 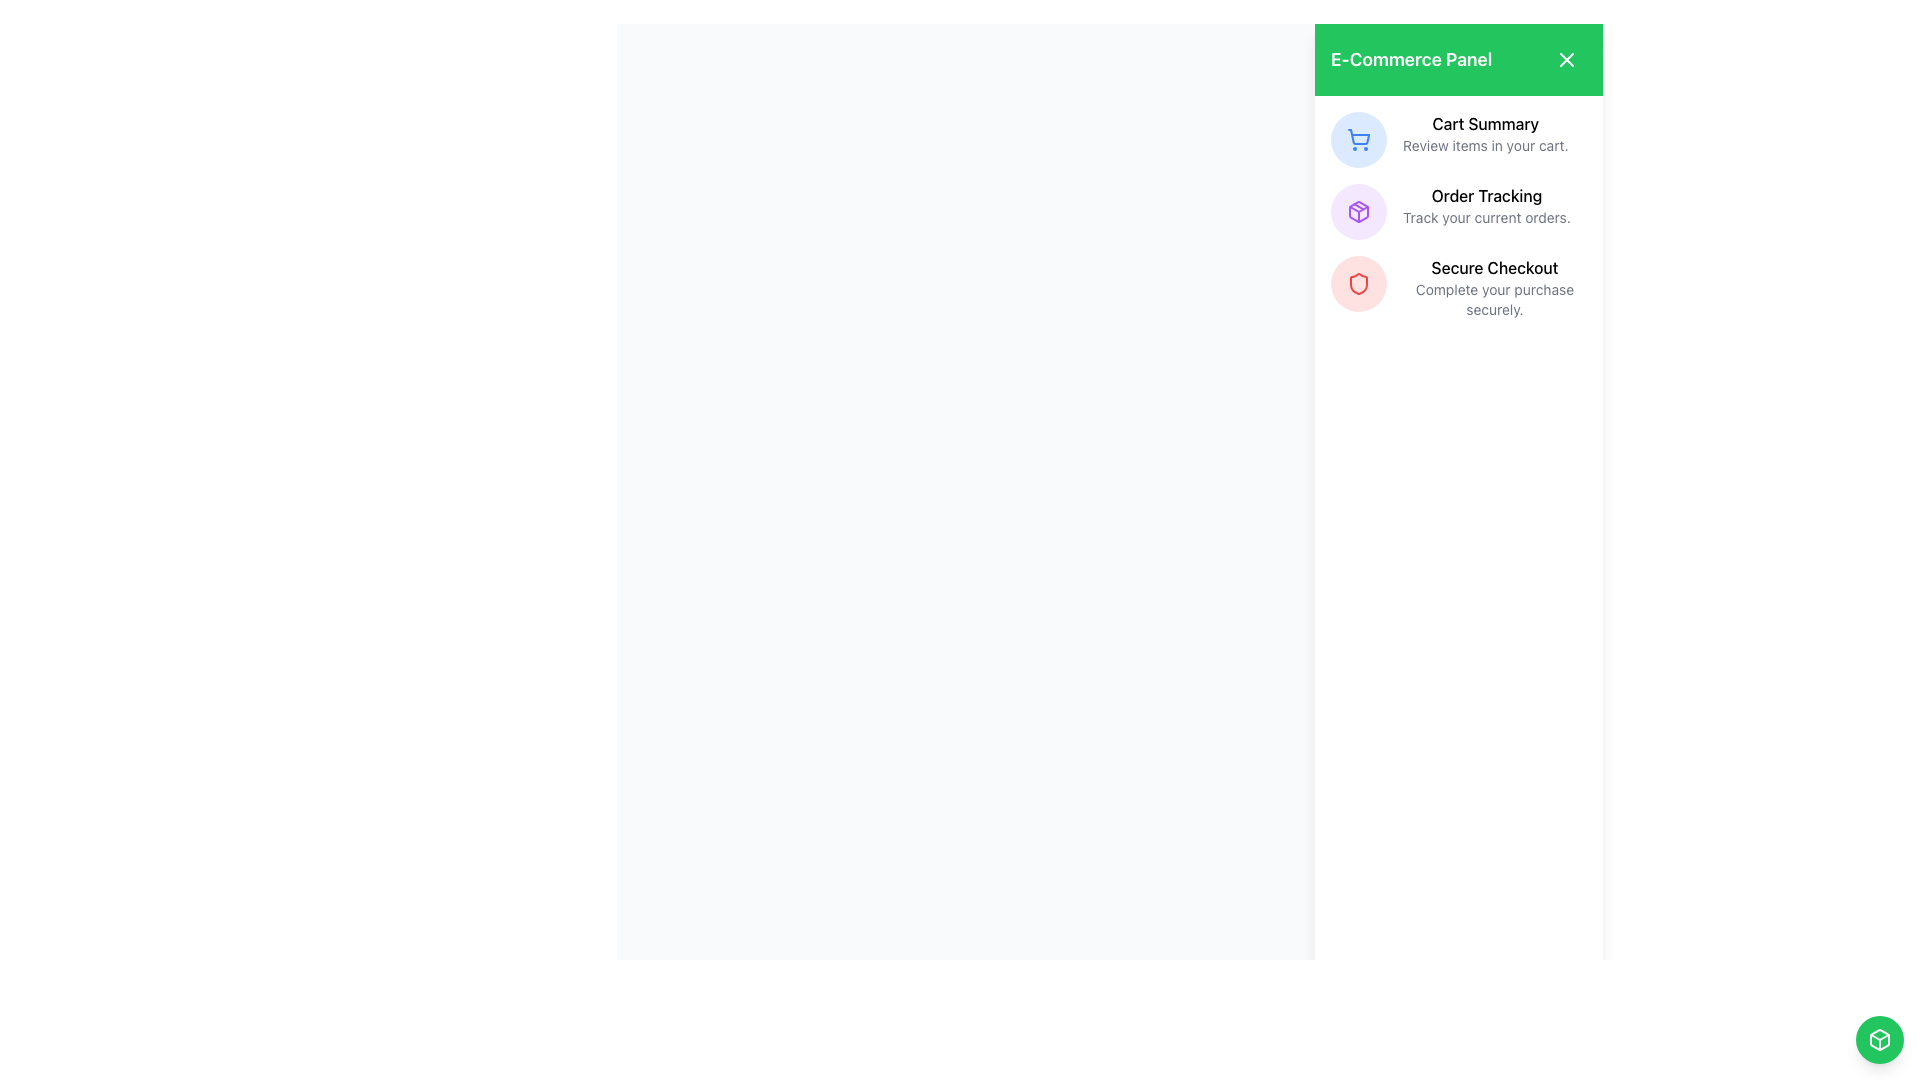 What do you see at coordinates (1486, 218) in the screenshot?
I see `the text label displaying 'Track your current orders.' which is positioned beneath the 'Order Tracking' heading, aligned to the left within a vertical layout` at bounding box center [1486, 218].